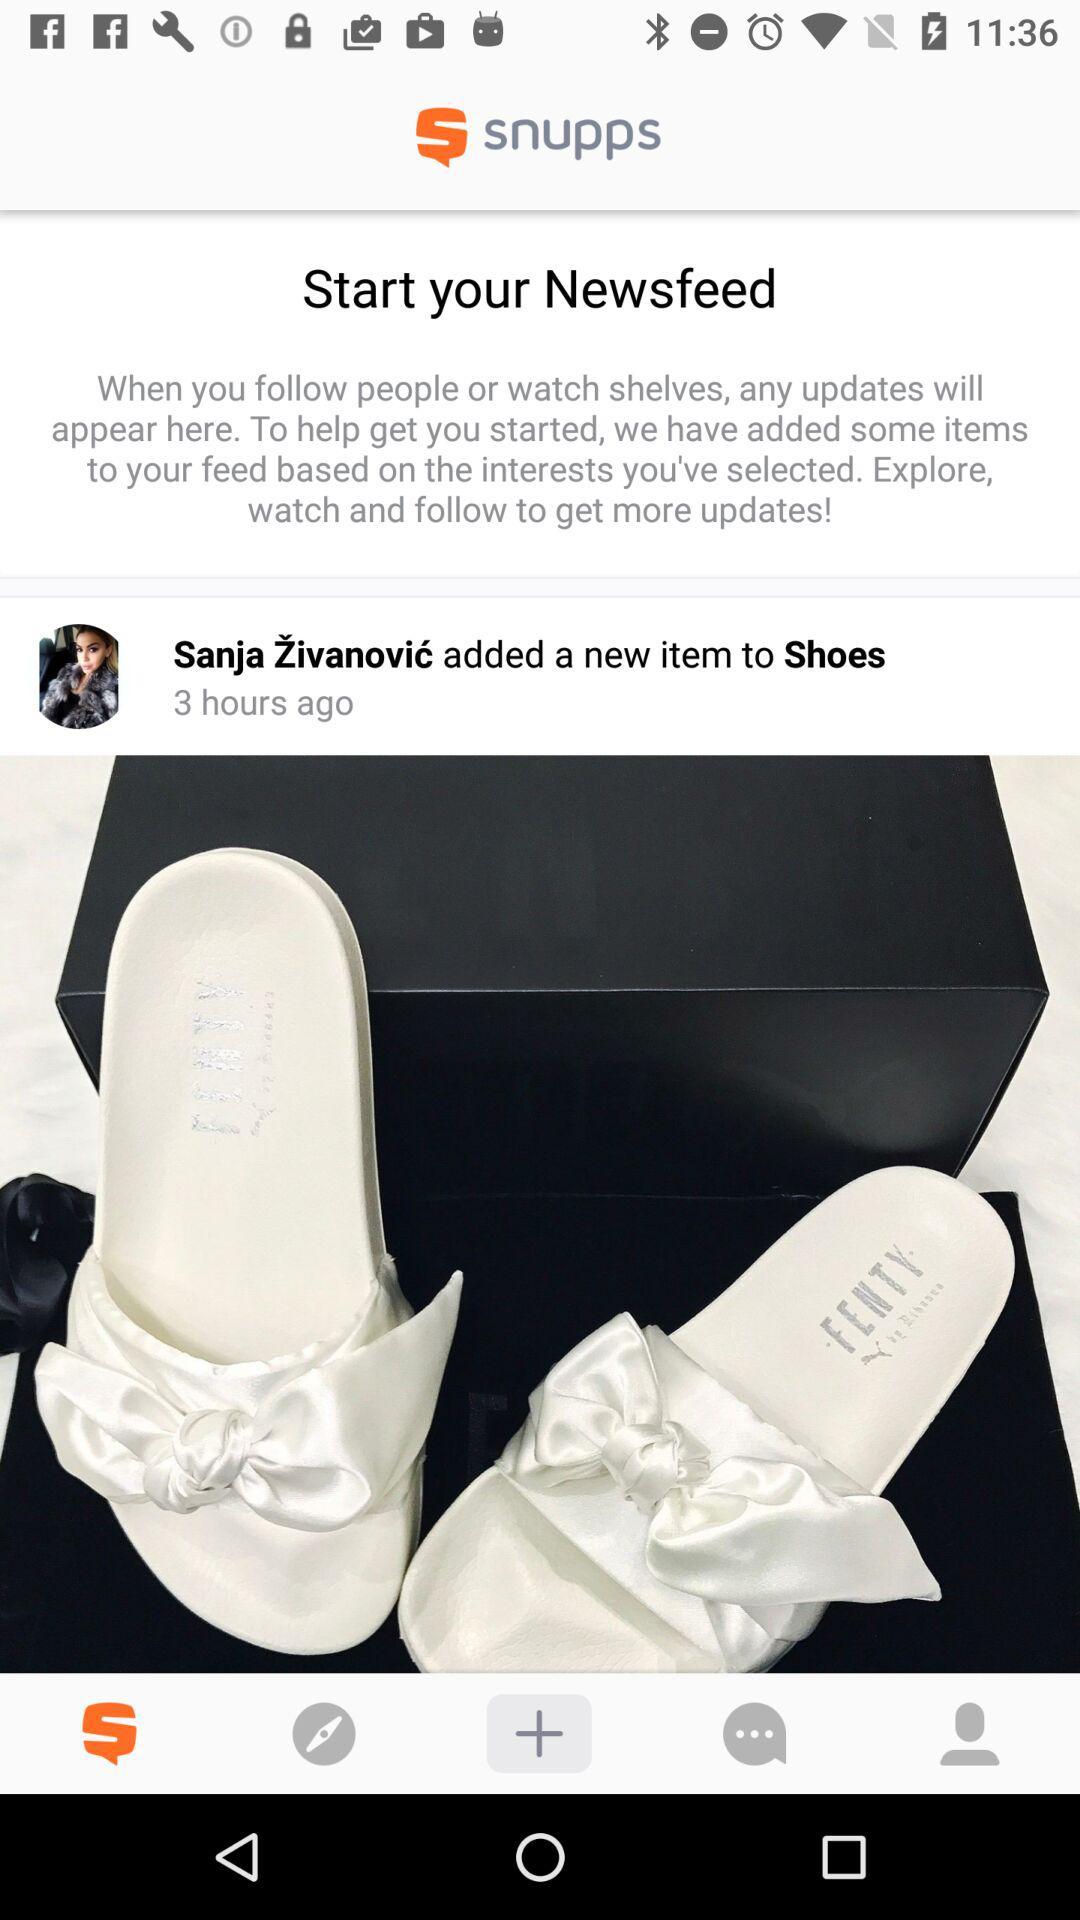 This screenshot has height=1920, width=1080. Describe the element at coordinates (538, 1732) in the screenshot. I see `to collection` at that location.